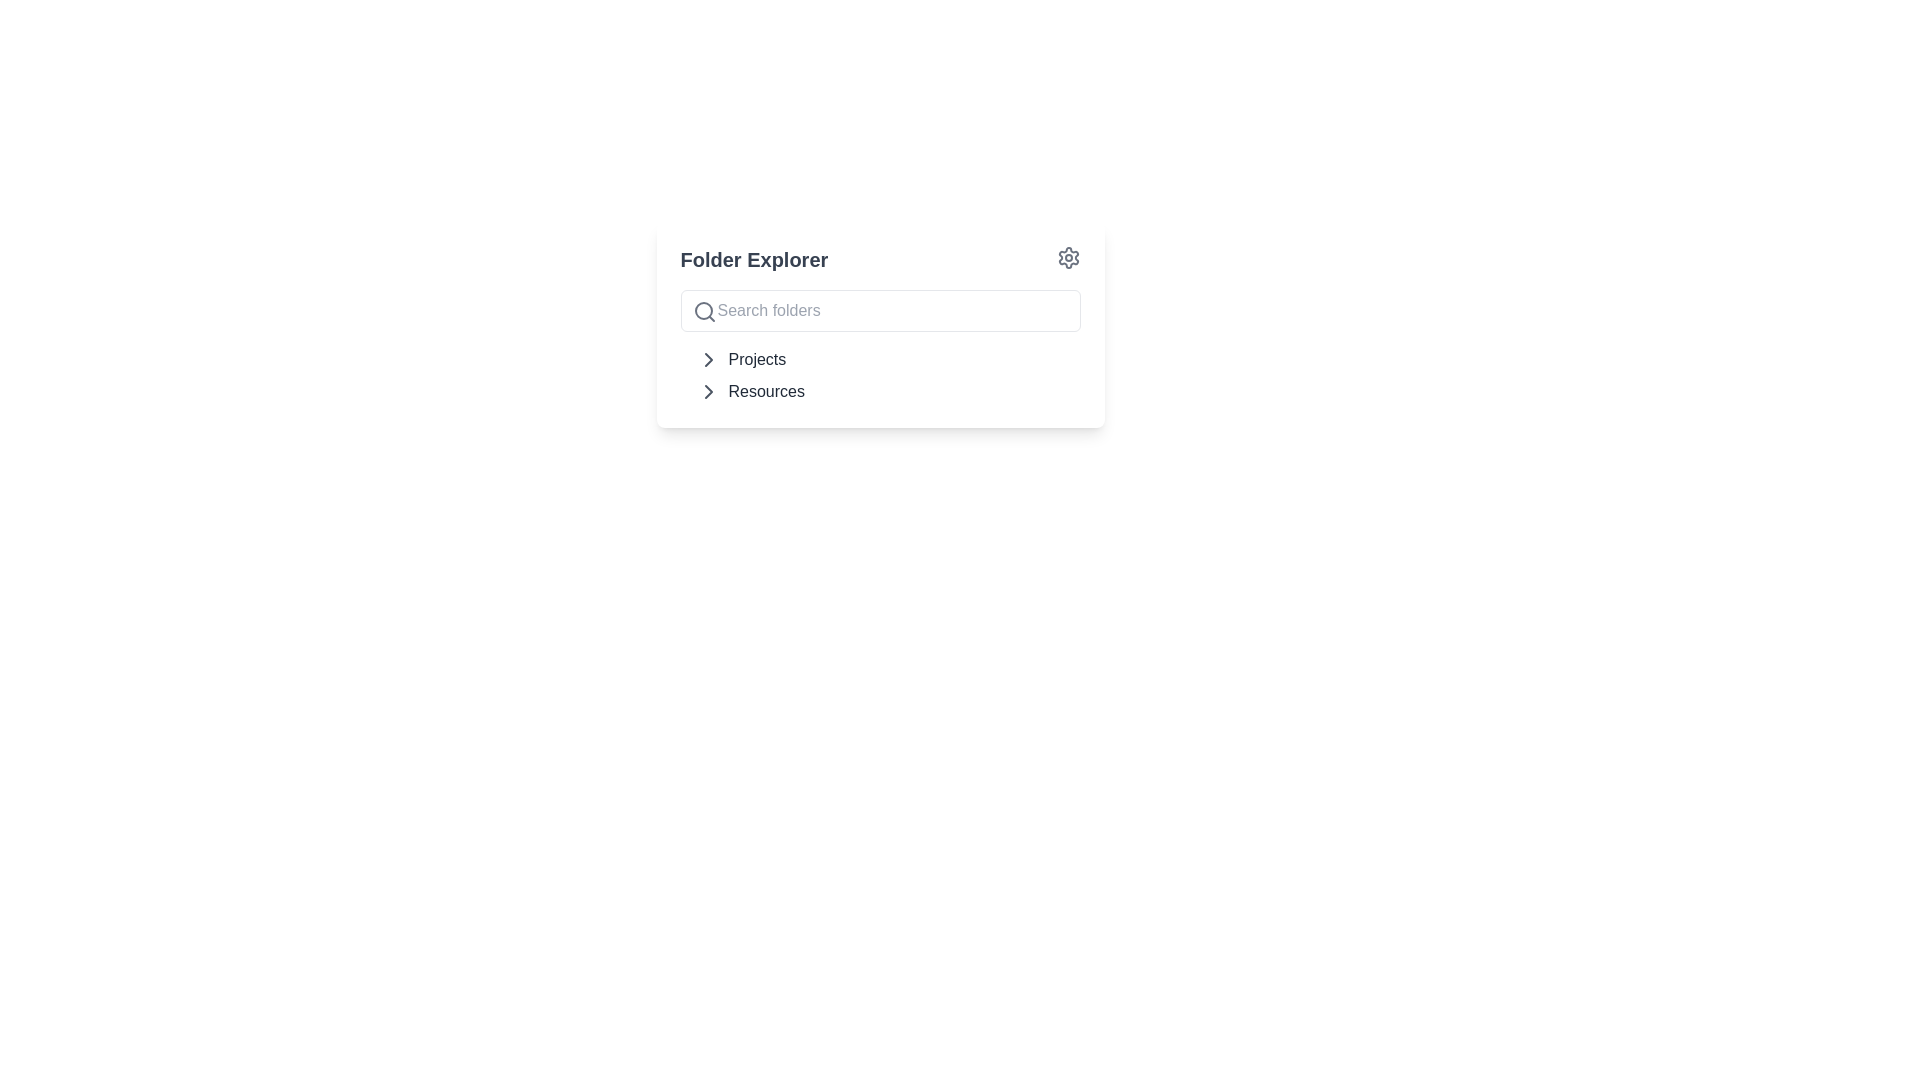 The width and height of the screenshot is (1920, 1080). What do you see at coordinates (1067, 257) in the screenshot?
I see `the gear-shaped settings icon located at the top-right corner of the 'Folder Explorer' card` at bounding box center [1067, 257].